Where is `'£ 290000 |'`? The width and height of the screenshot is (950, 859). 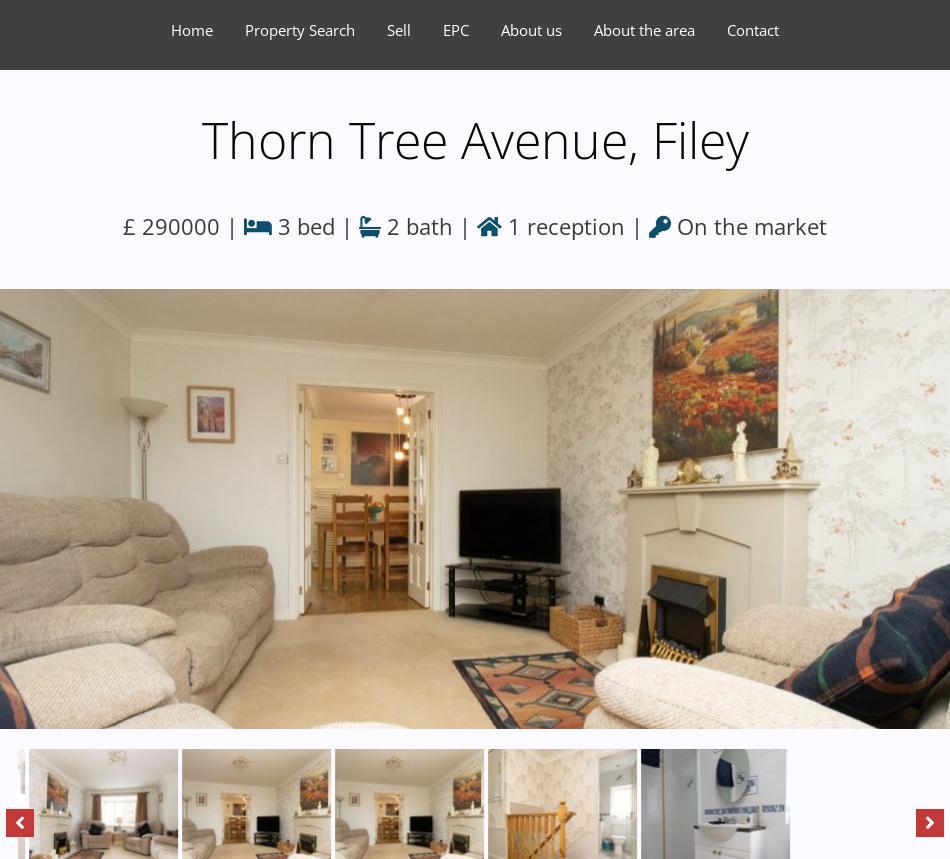
'£ 290000 |' is located at coordinates (183, 226).